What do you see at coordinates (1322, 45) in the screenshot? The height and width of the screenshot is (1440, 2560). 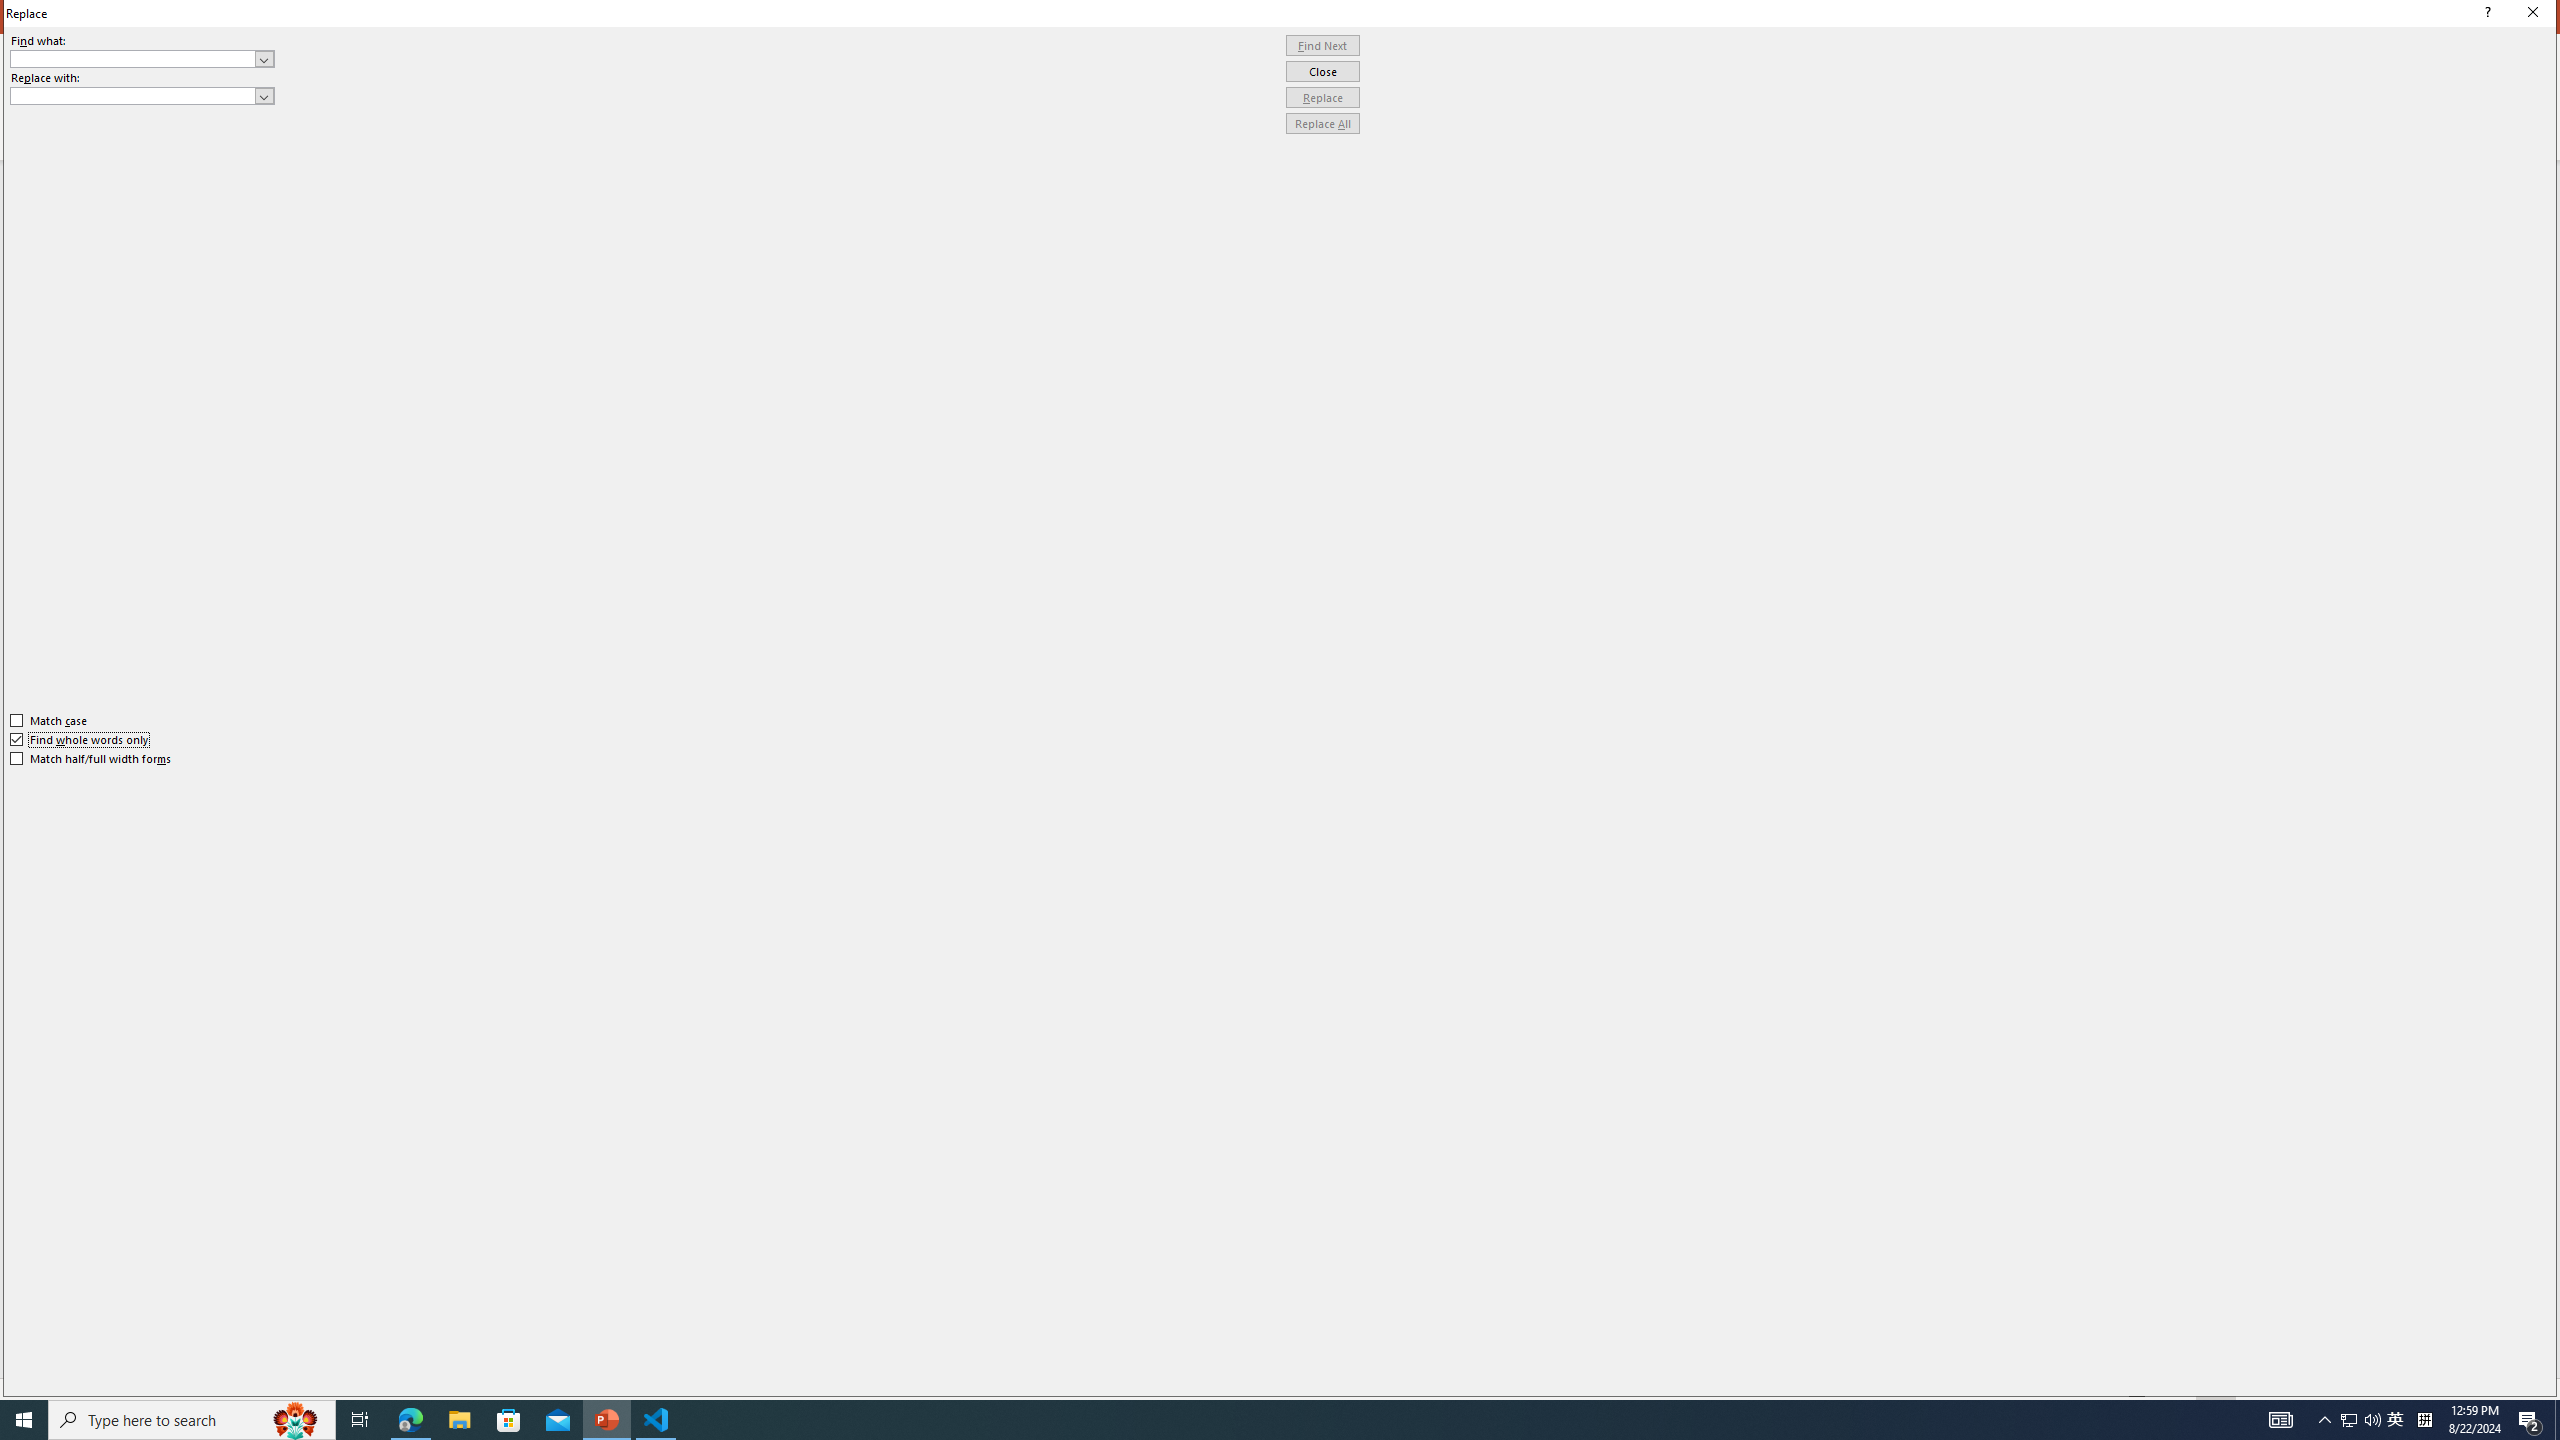 I see `'Find Next'` at bounding box center [1322, 45].